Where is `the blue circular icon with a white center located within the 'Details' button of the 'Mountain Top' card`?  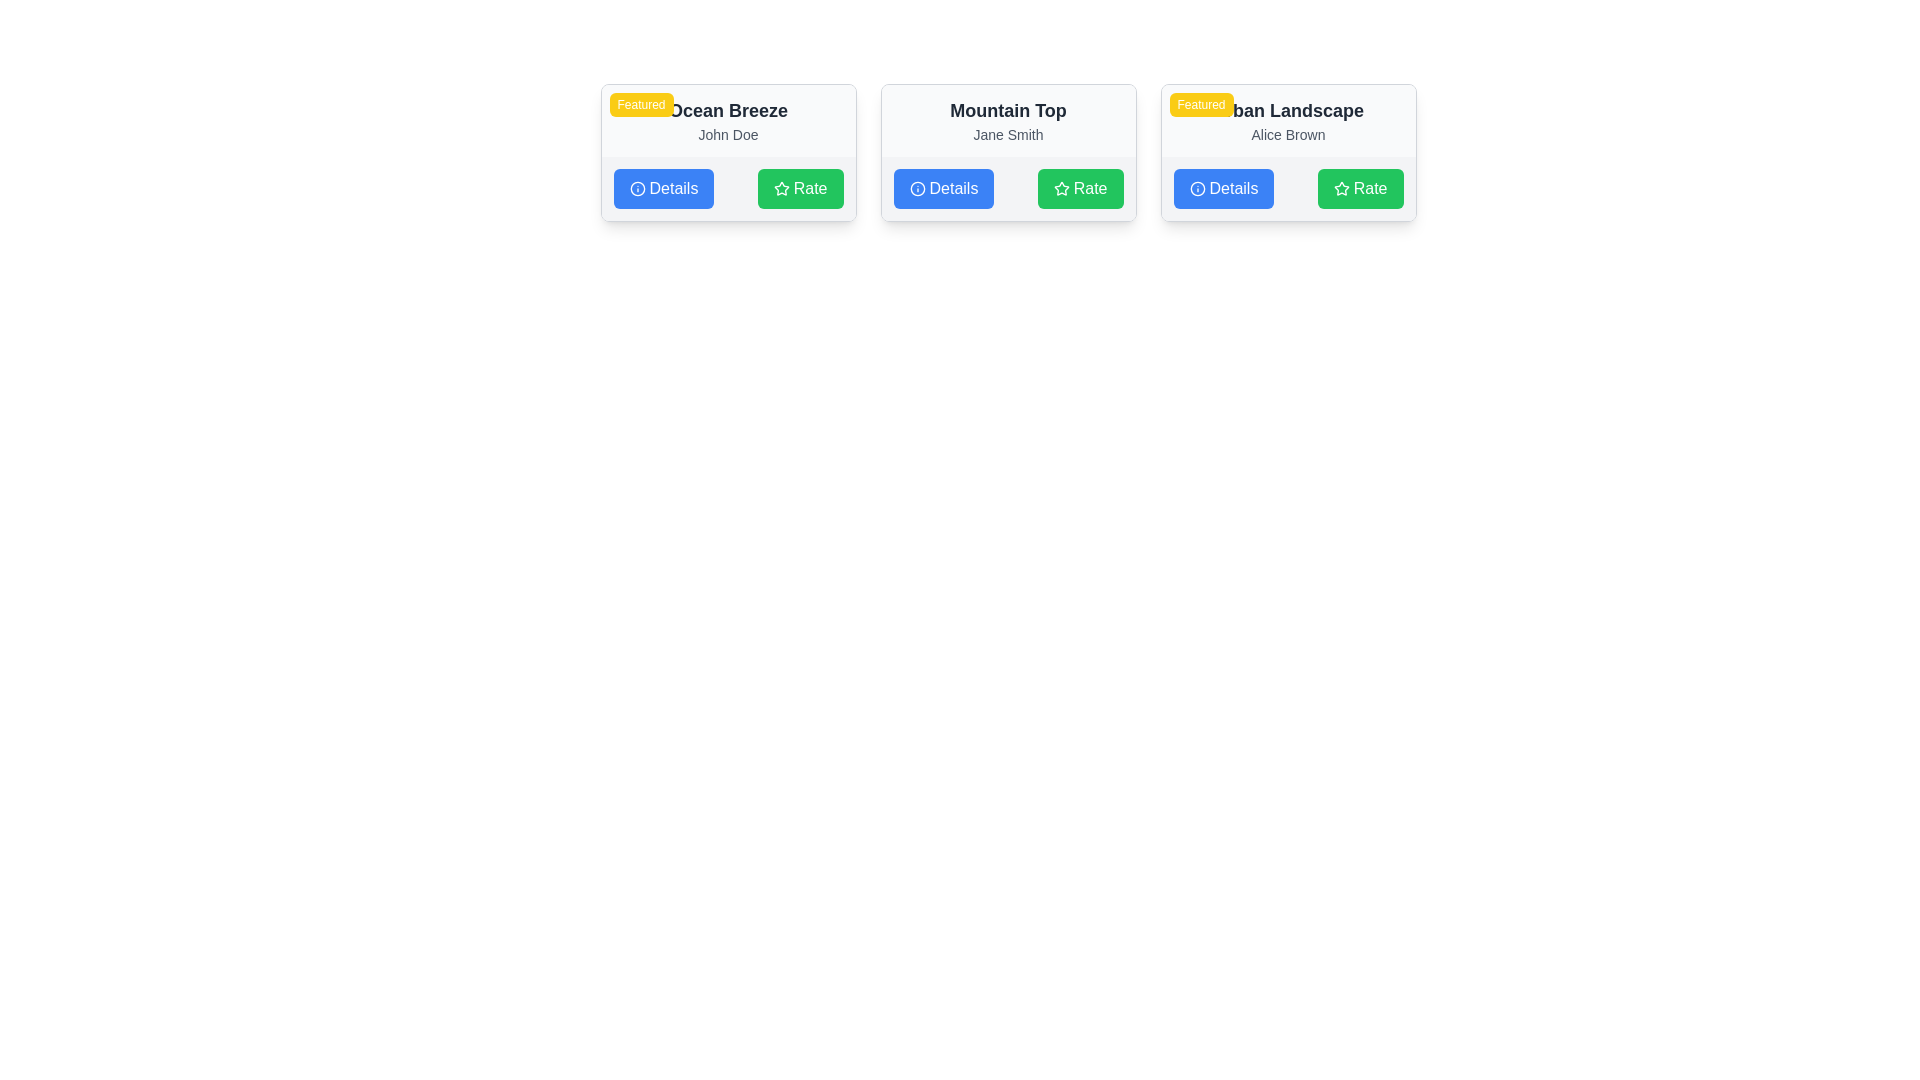
the blue circular icon with a white center located within the 'Details' button of the 'Mountain Top' card is located at coordinates (916, 189).